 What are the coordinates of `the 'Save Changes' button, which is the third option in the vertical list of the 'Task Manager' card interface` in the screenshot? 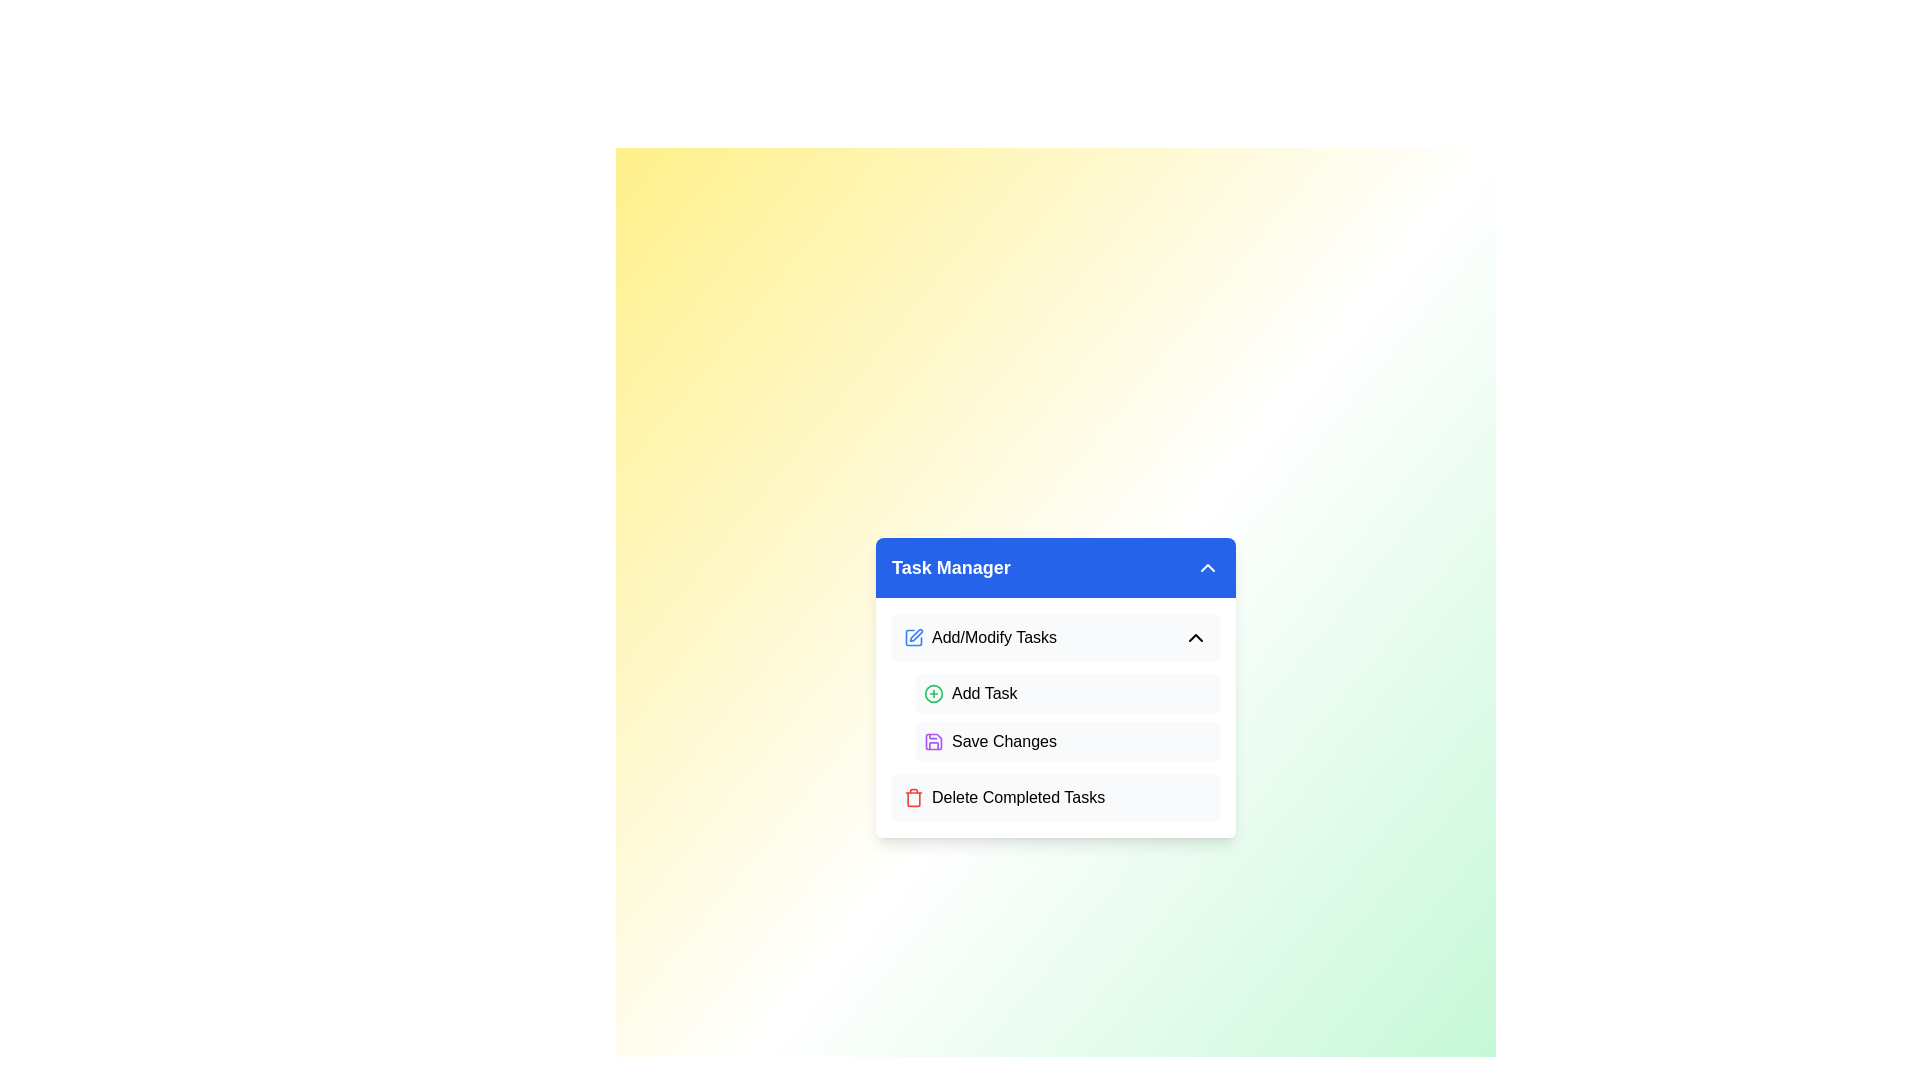 It's located at (1004, 741).